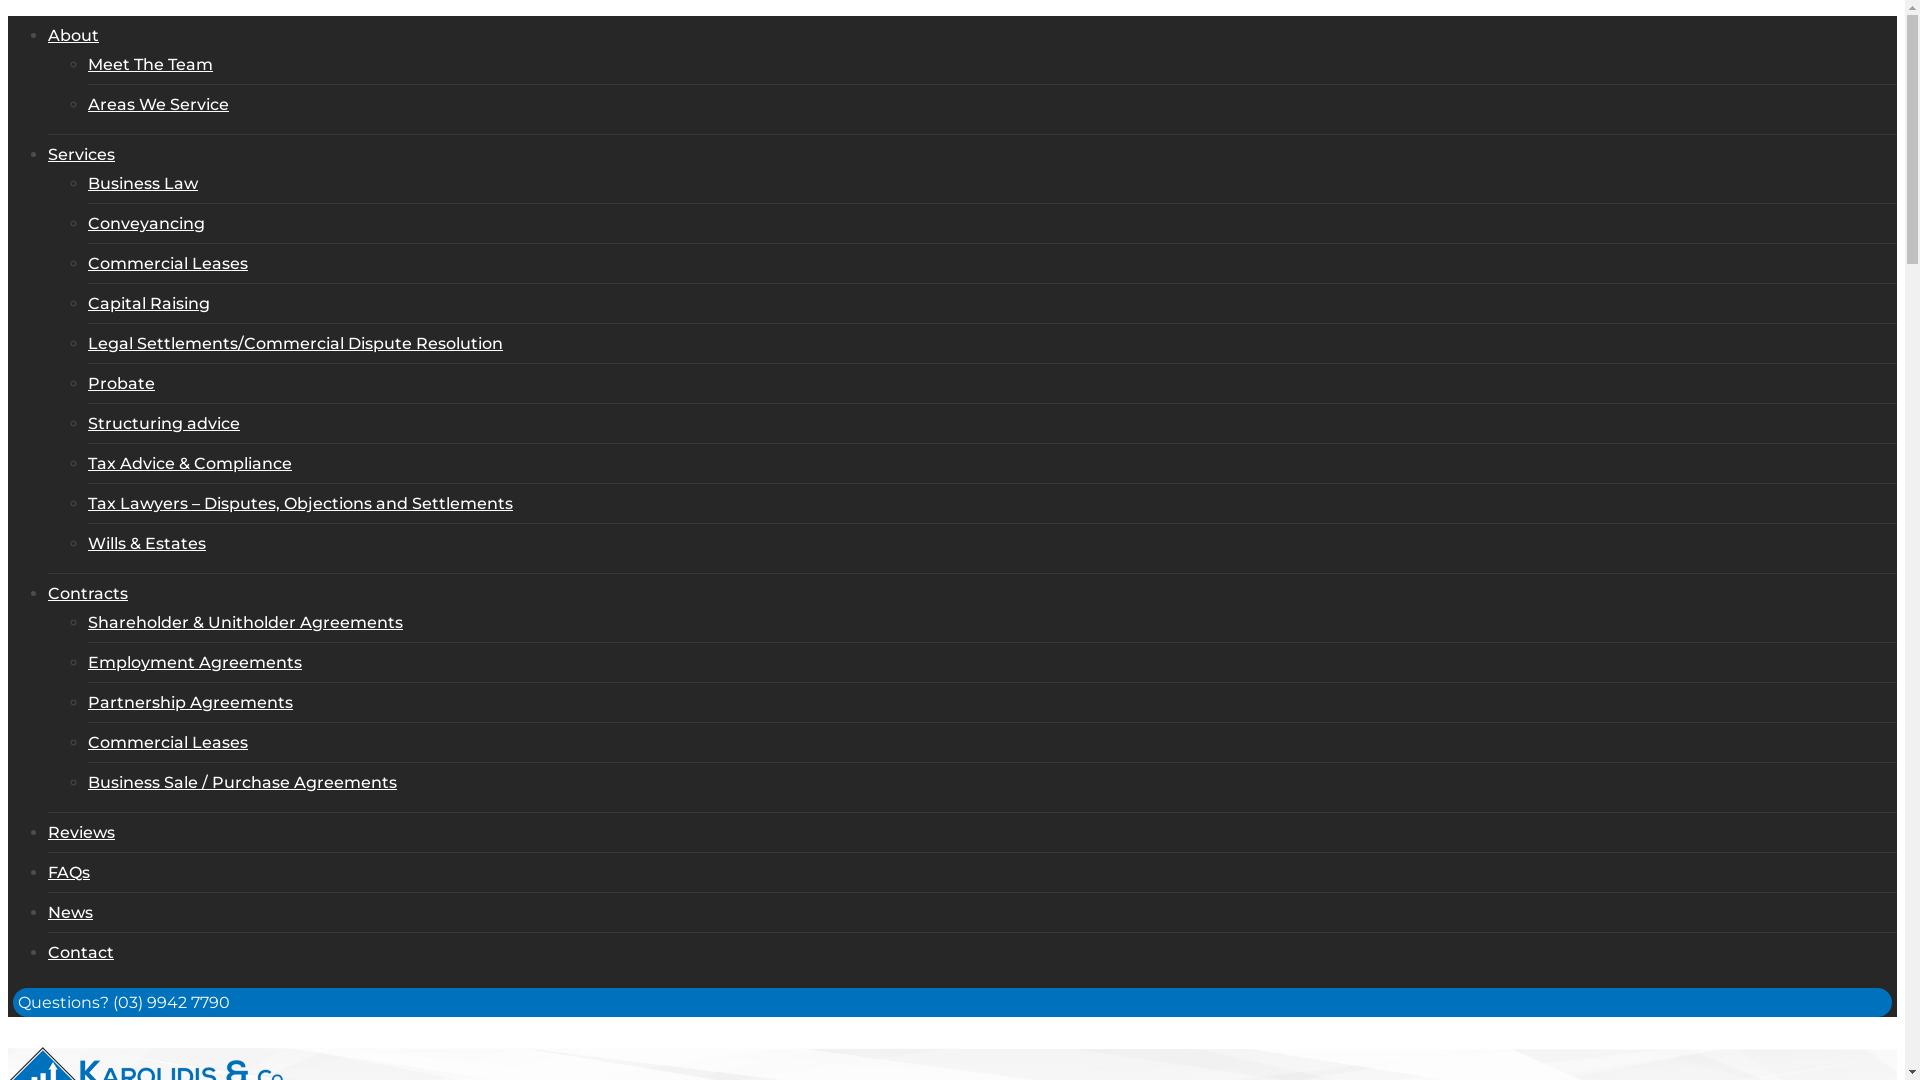  Describe the element at coordinates (48, 592) in the screenshot. I see `'Contracts'` at that location.